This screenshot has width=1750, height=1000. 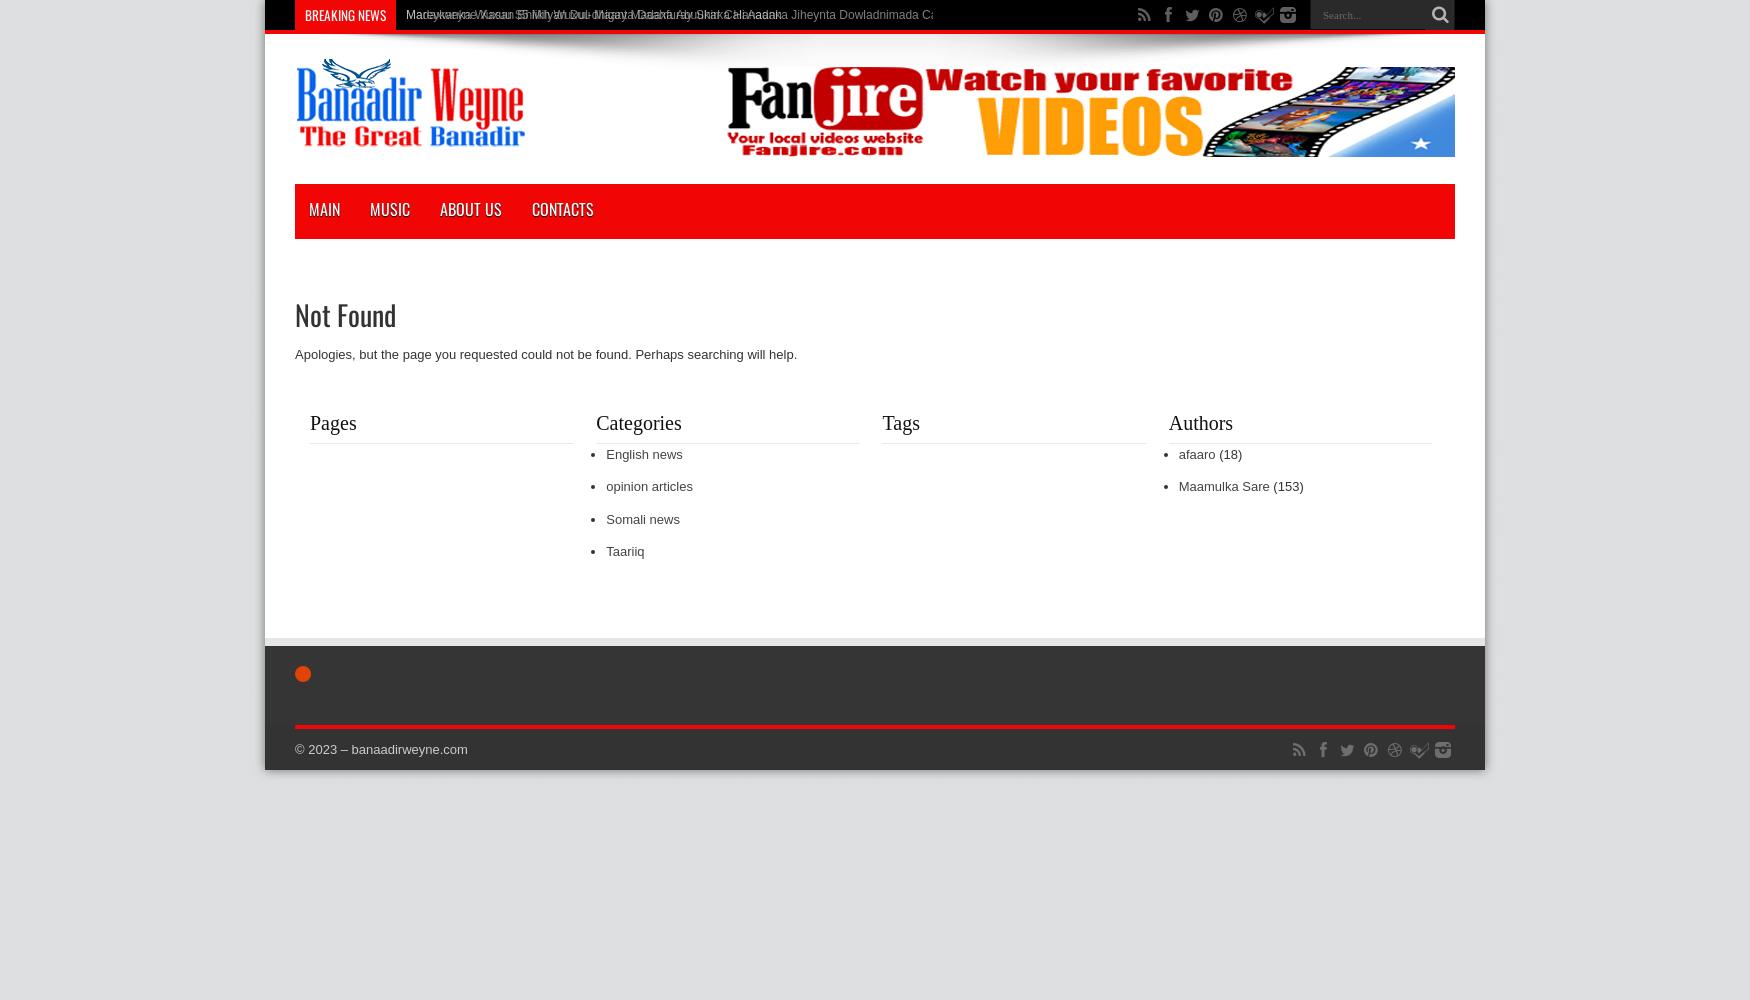 What do you see at coordinates (1196, 452) in the screenshot?
I see `'afaaro'` at bounding box center [1196, 452].